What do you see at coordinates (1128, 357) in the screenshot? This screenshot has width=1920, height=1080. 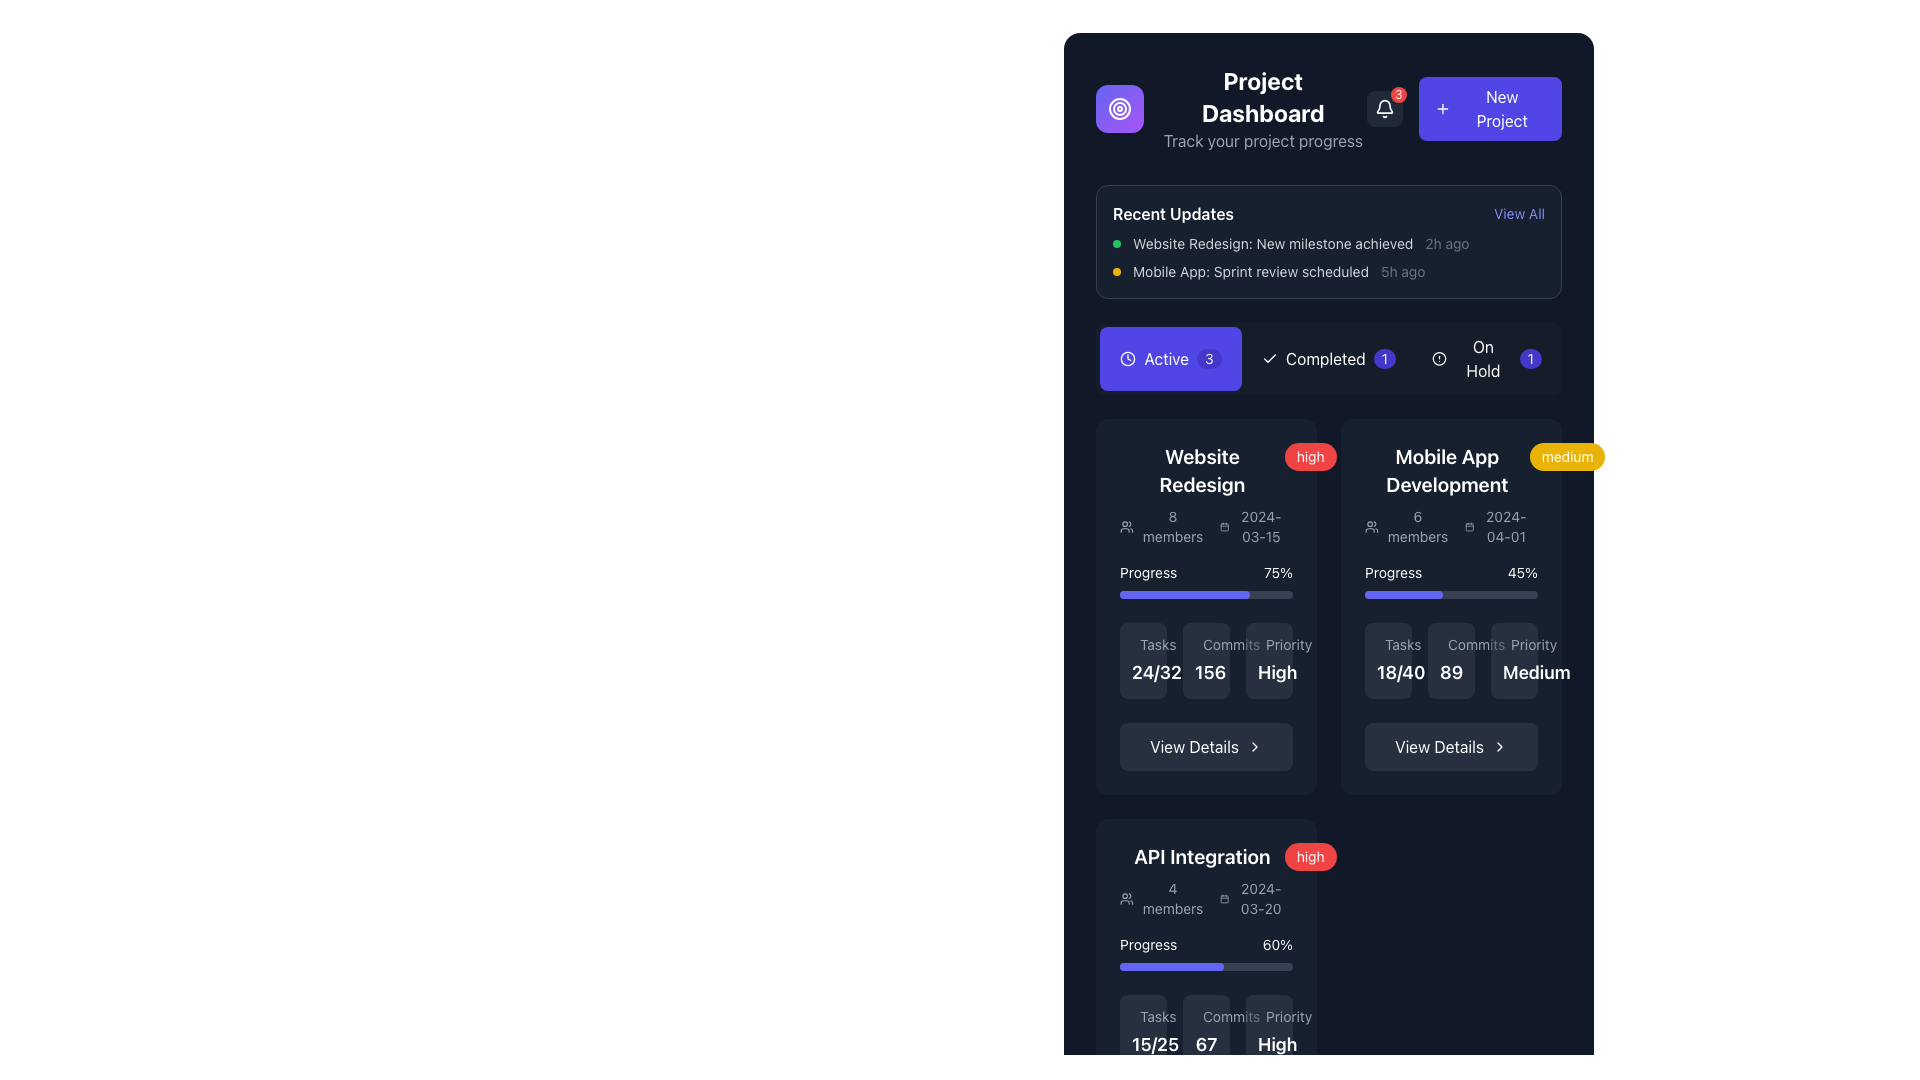 I see `the circular SVG component styled as a clock icon located at the center of the clock face in the project dashboard interface` at bounding box center [1128, 357].